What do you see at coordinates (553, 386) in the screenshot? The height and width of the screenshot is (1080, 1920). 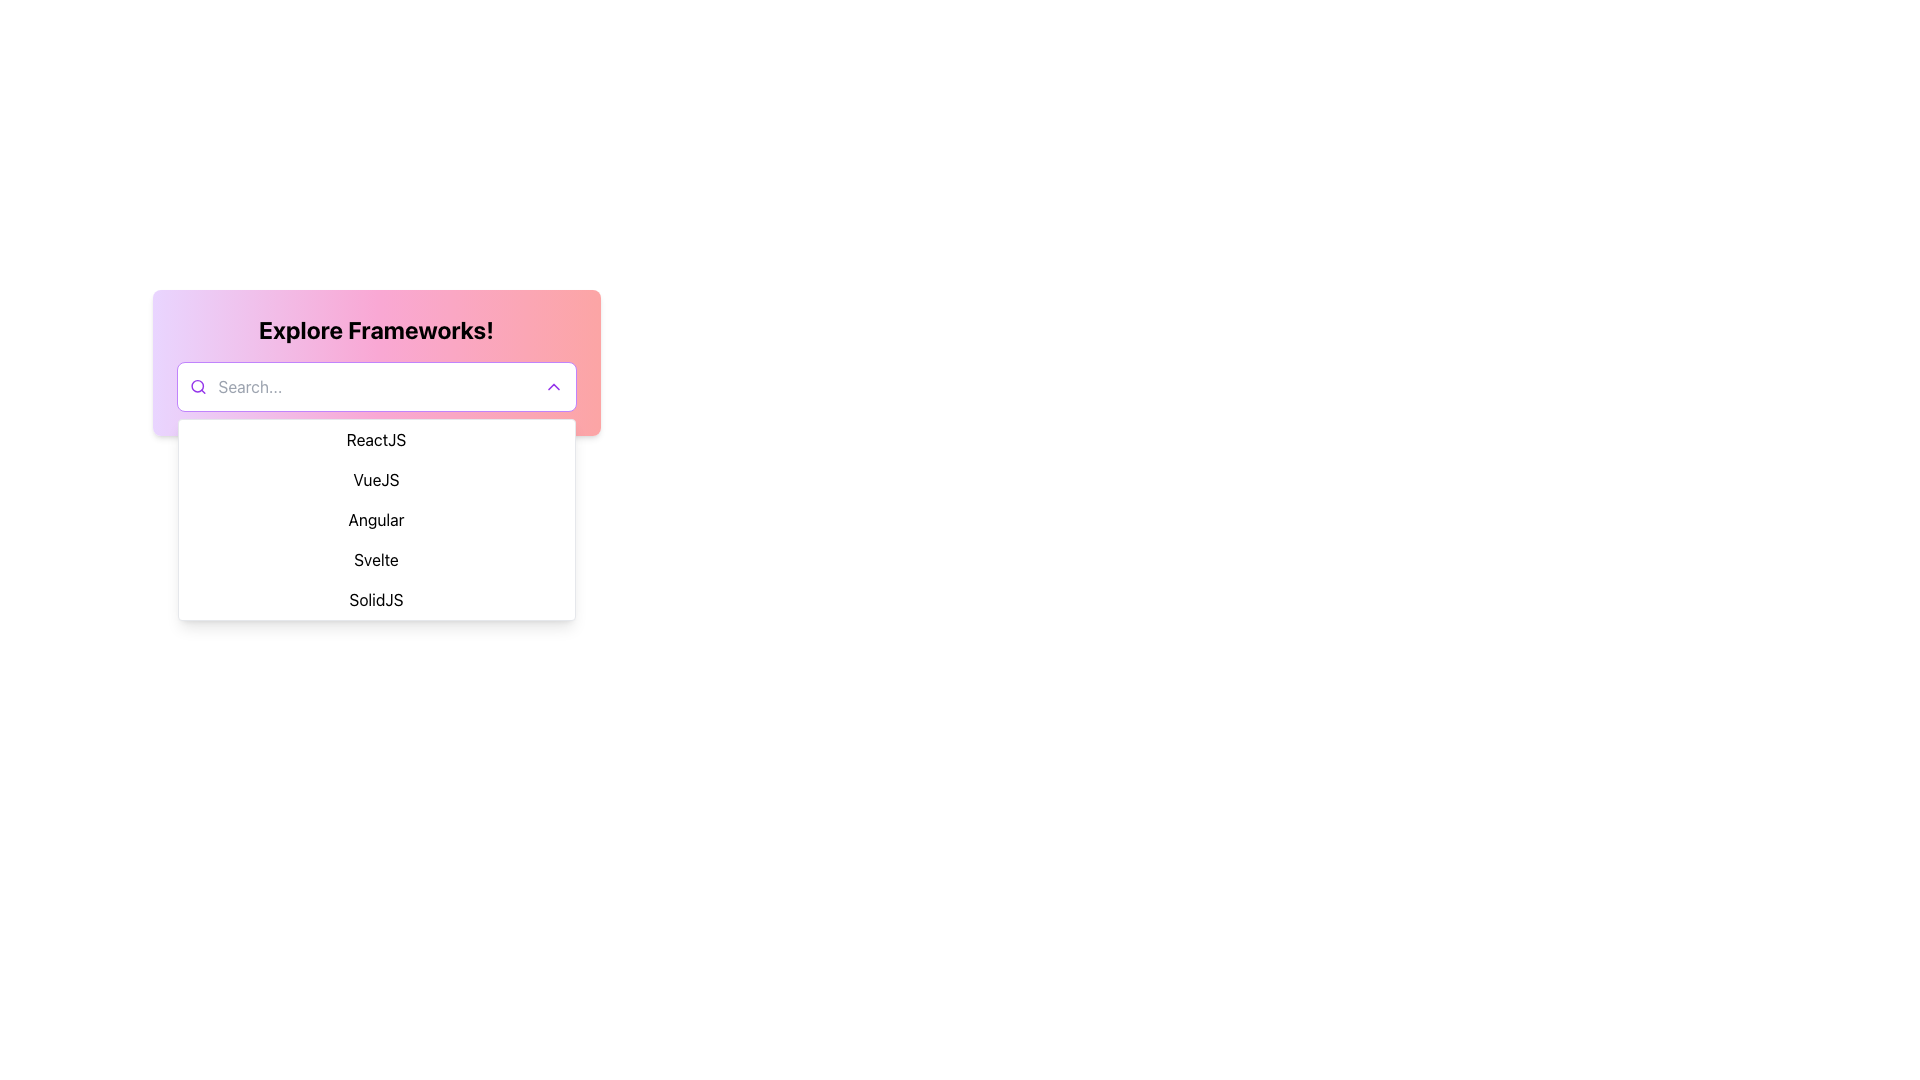 I see `the chevron-up icon styled in purple, located on the right side of the search input field` at bounding box center [553, 386].